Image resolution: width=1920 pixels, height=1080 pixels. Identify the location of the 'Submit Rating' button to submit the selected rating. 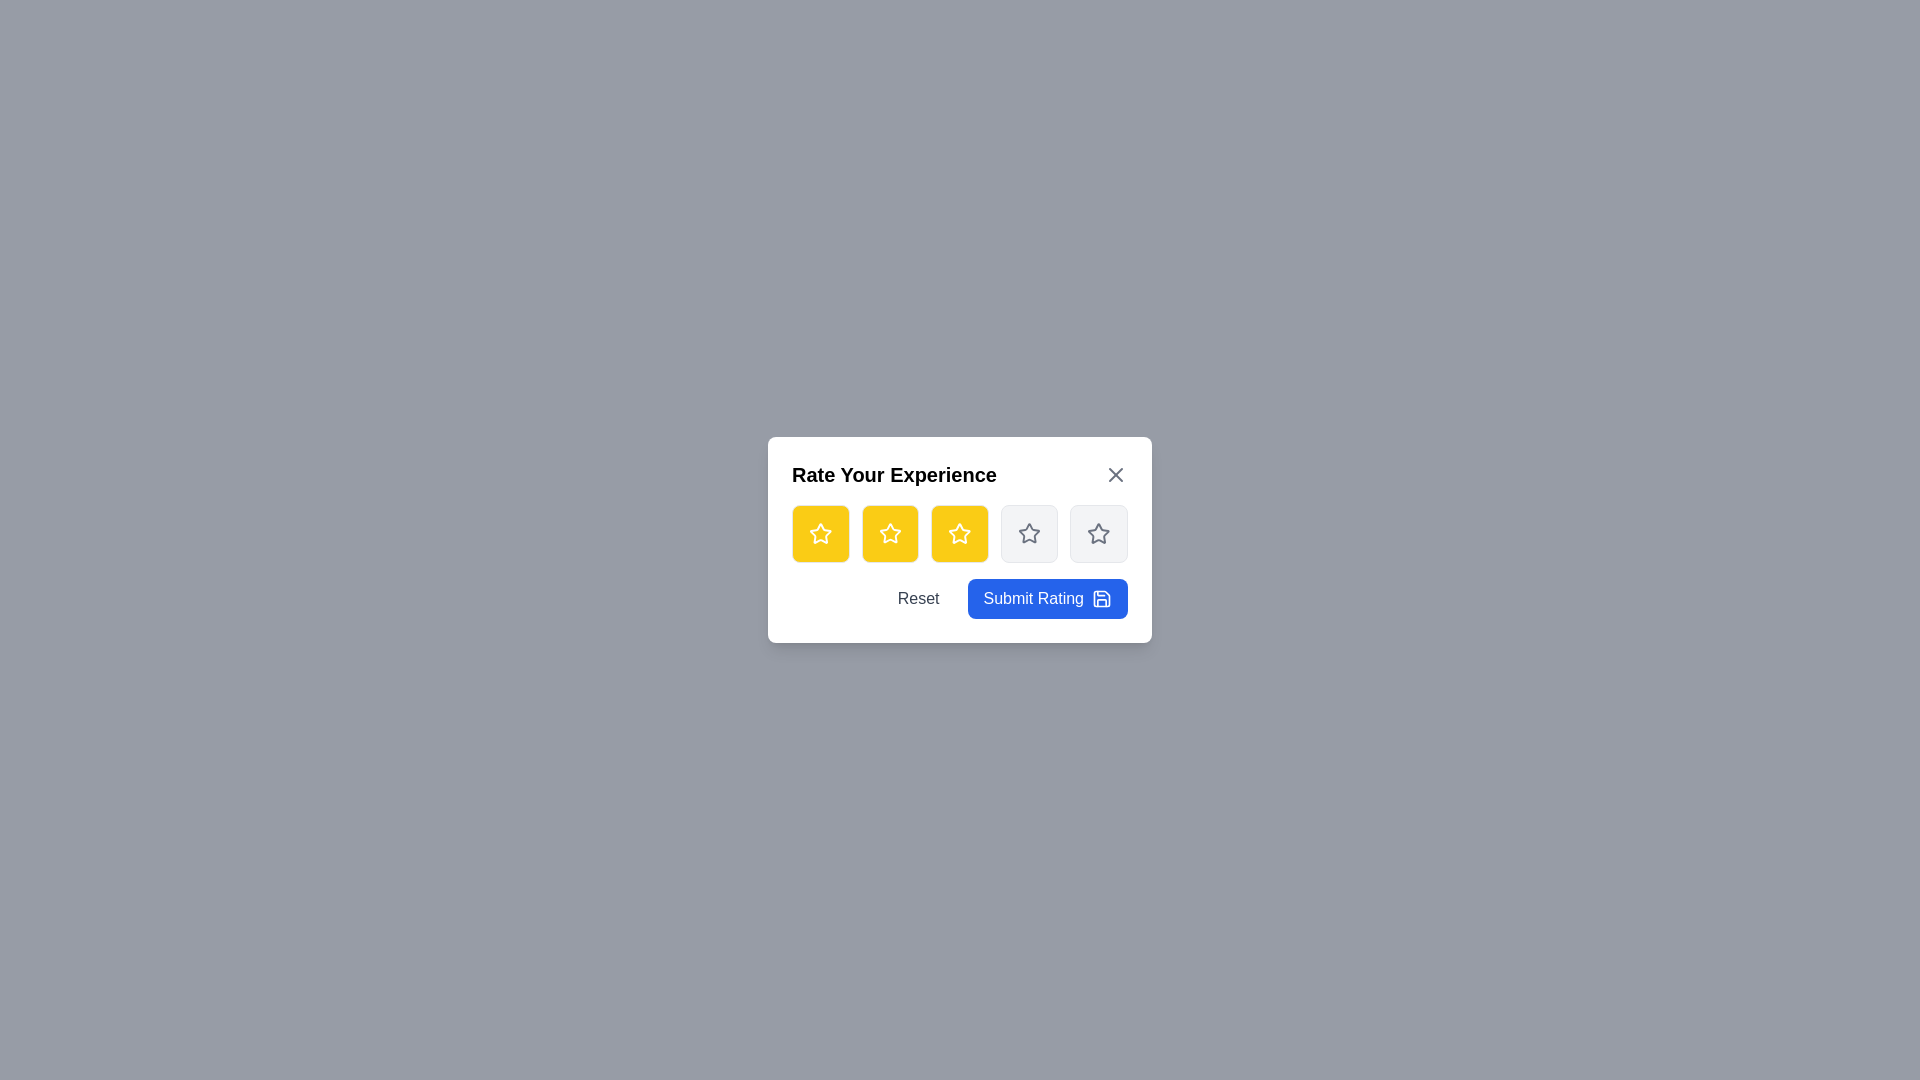
(1046, 597).